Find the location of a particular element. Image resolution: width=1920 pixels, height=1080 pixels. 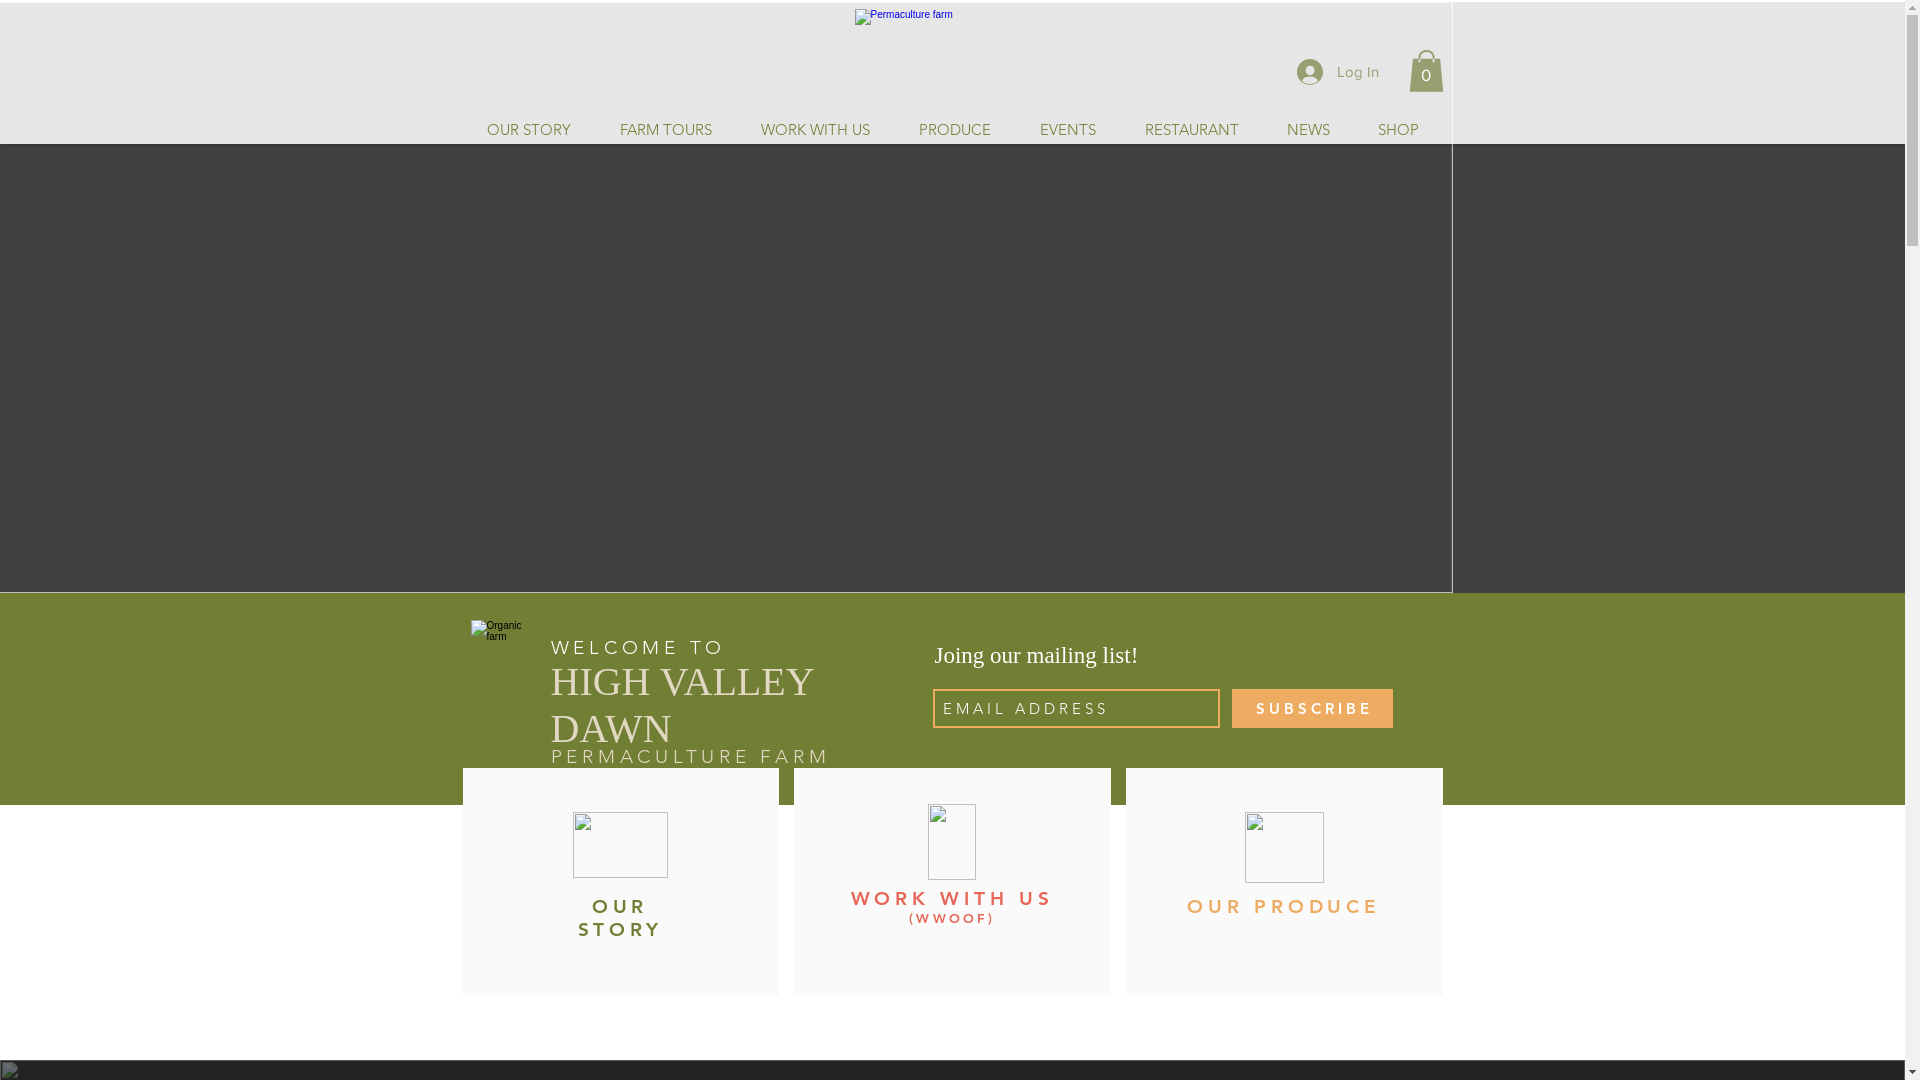

'0' is located at coordinates (1406, 69).